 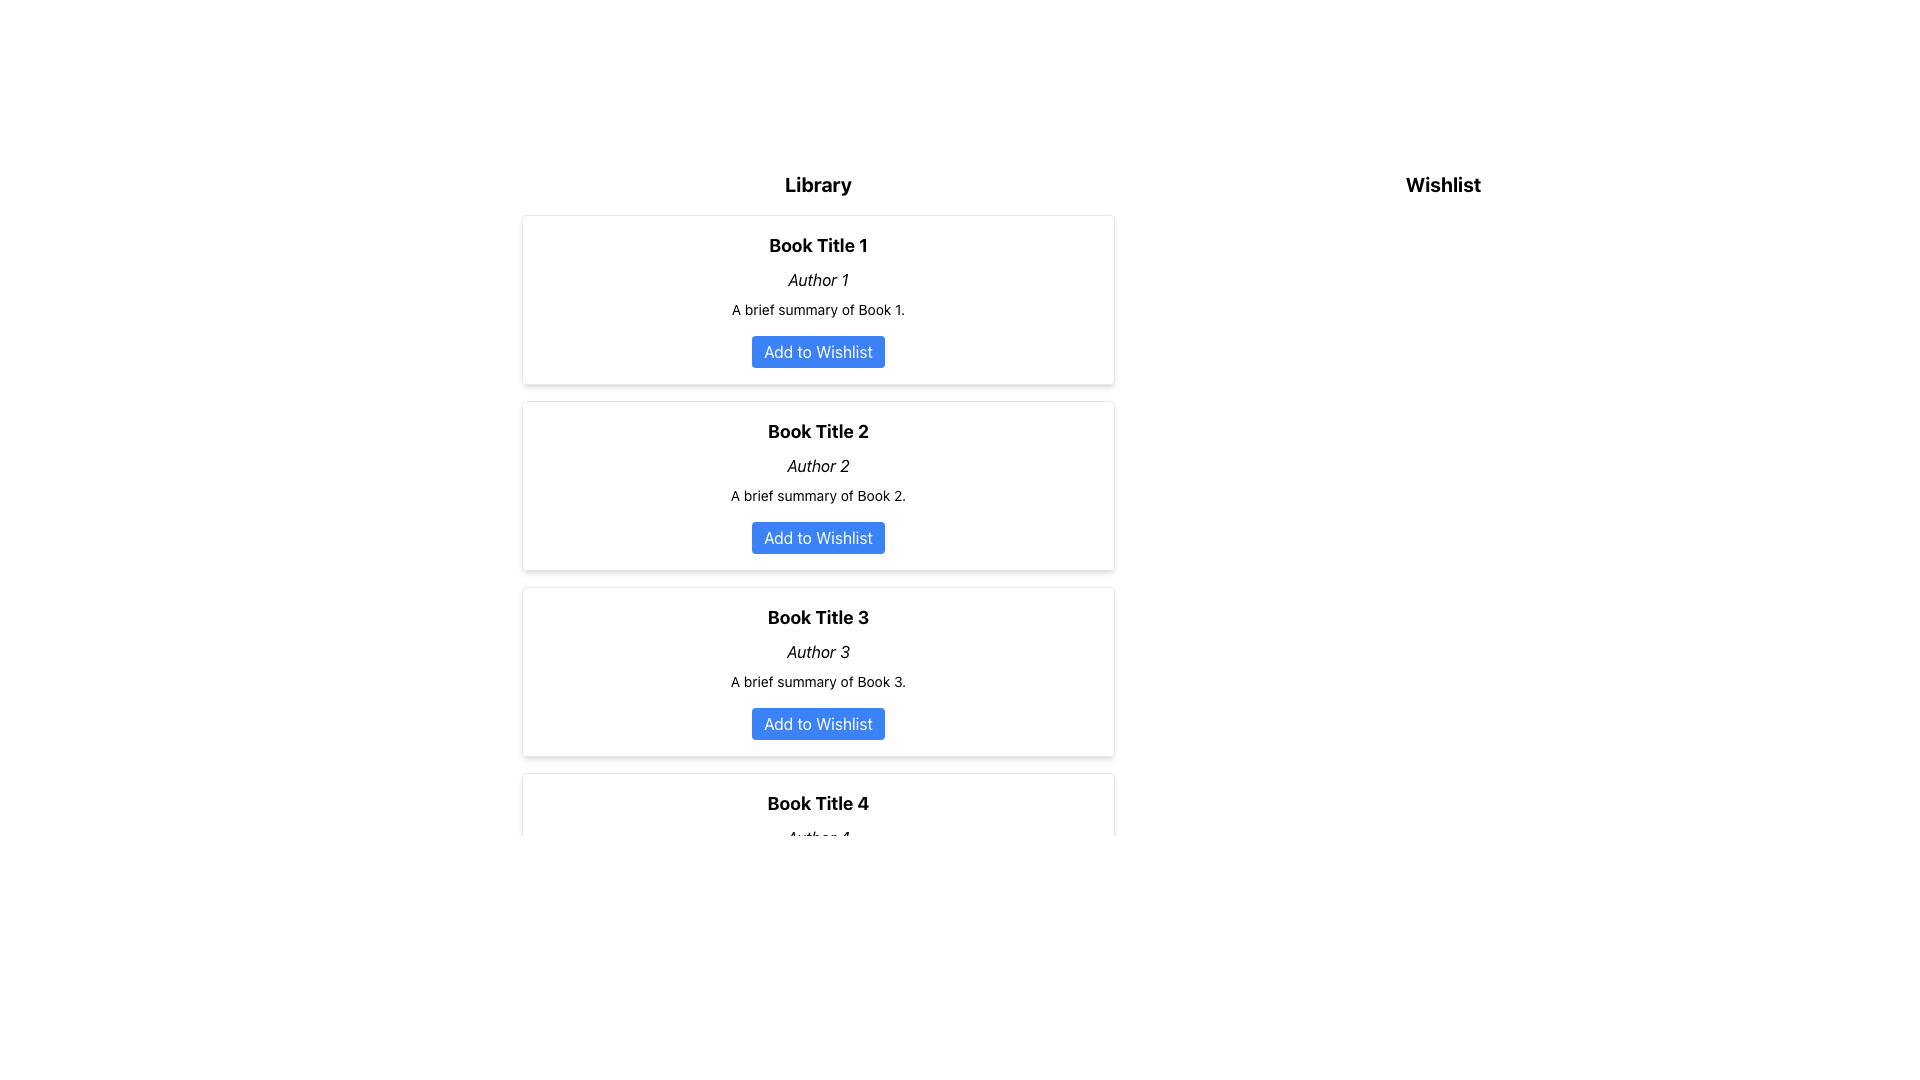 I want to click on text block containing the phrase 'A brief summary of Book 2.' located under 'Author 2' in the 'Book Title 2' section, so click(x=818, y=495).